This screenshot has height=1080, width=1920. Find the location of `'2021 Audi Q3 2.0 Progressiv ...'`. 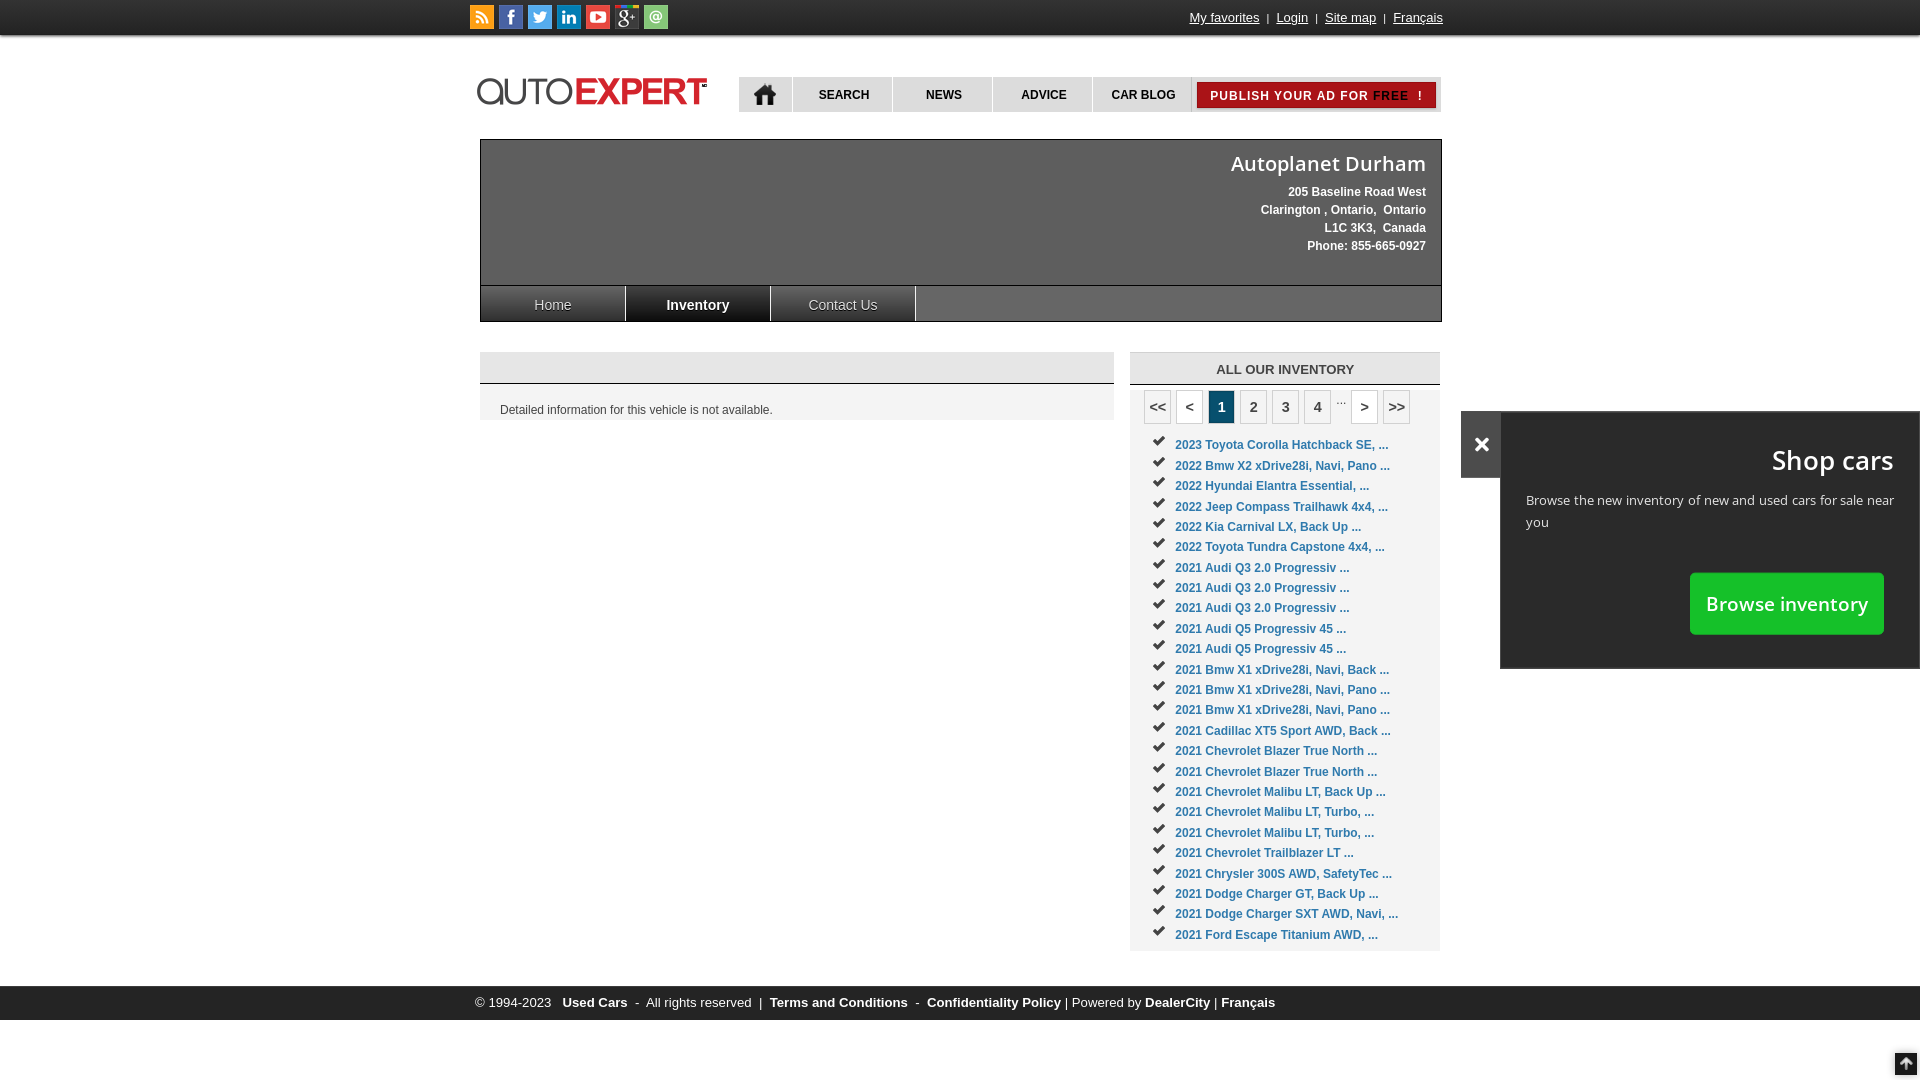

'2021 Audi Q3 2.0 Progressiv ...' is located at coordinates (1261, 607).